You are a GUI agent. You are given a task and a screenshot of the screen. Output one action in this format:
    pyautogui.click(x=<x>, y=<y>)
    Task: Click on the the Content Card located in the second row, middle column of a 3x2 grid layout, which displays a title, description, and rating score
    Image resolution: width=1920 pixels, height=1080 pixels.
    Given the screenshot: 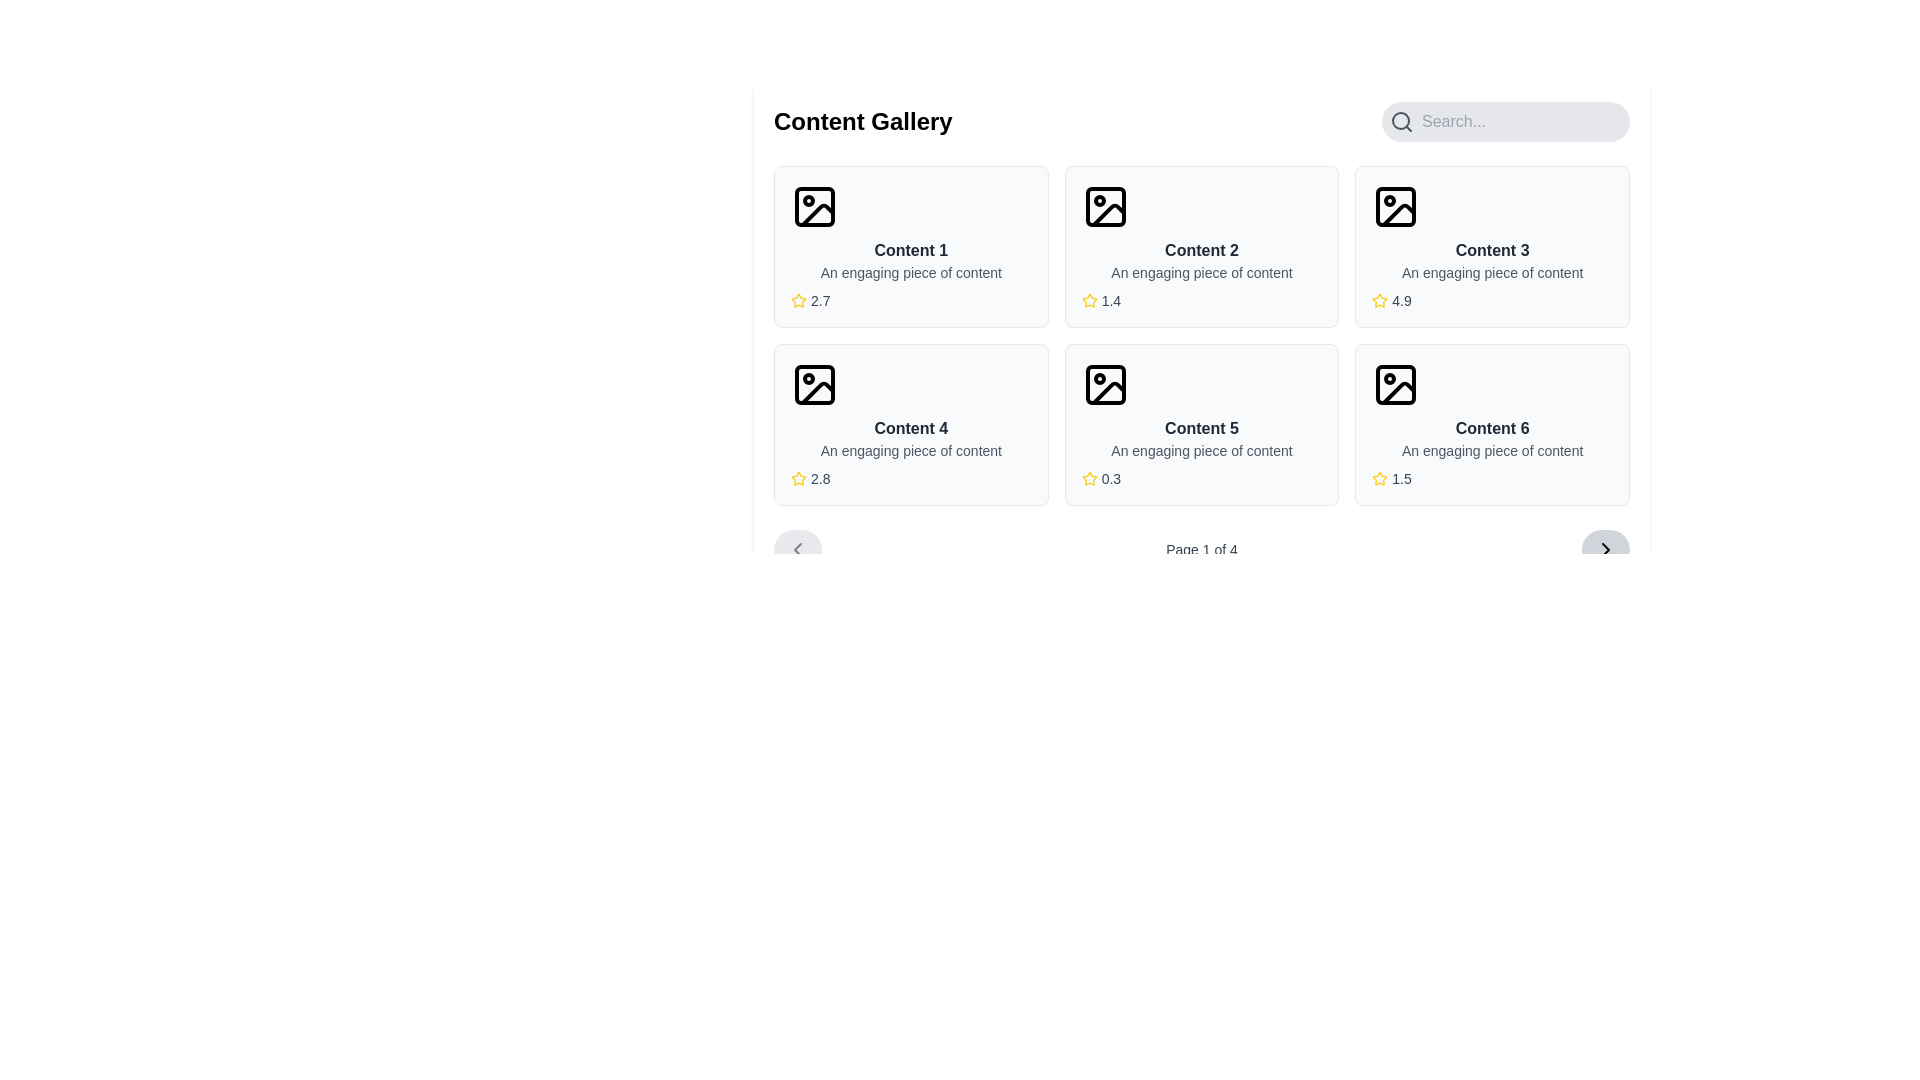 What is the action you would take?
    pyautogui.click(x=1200, y=423)
    